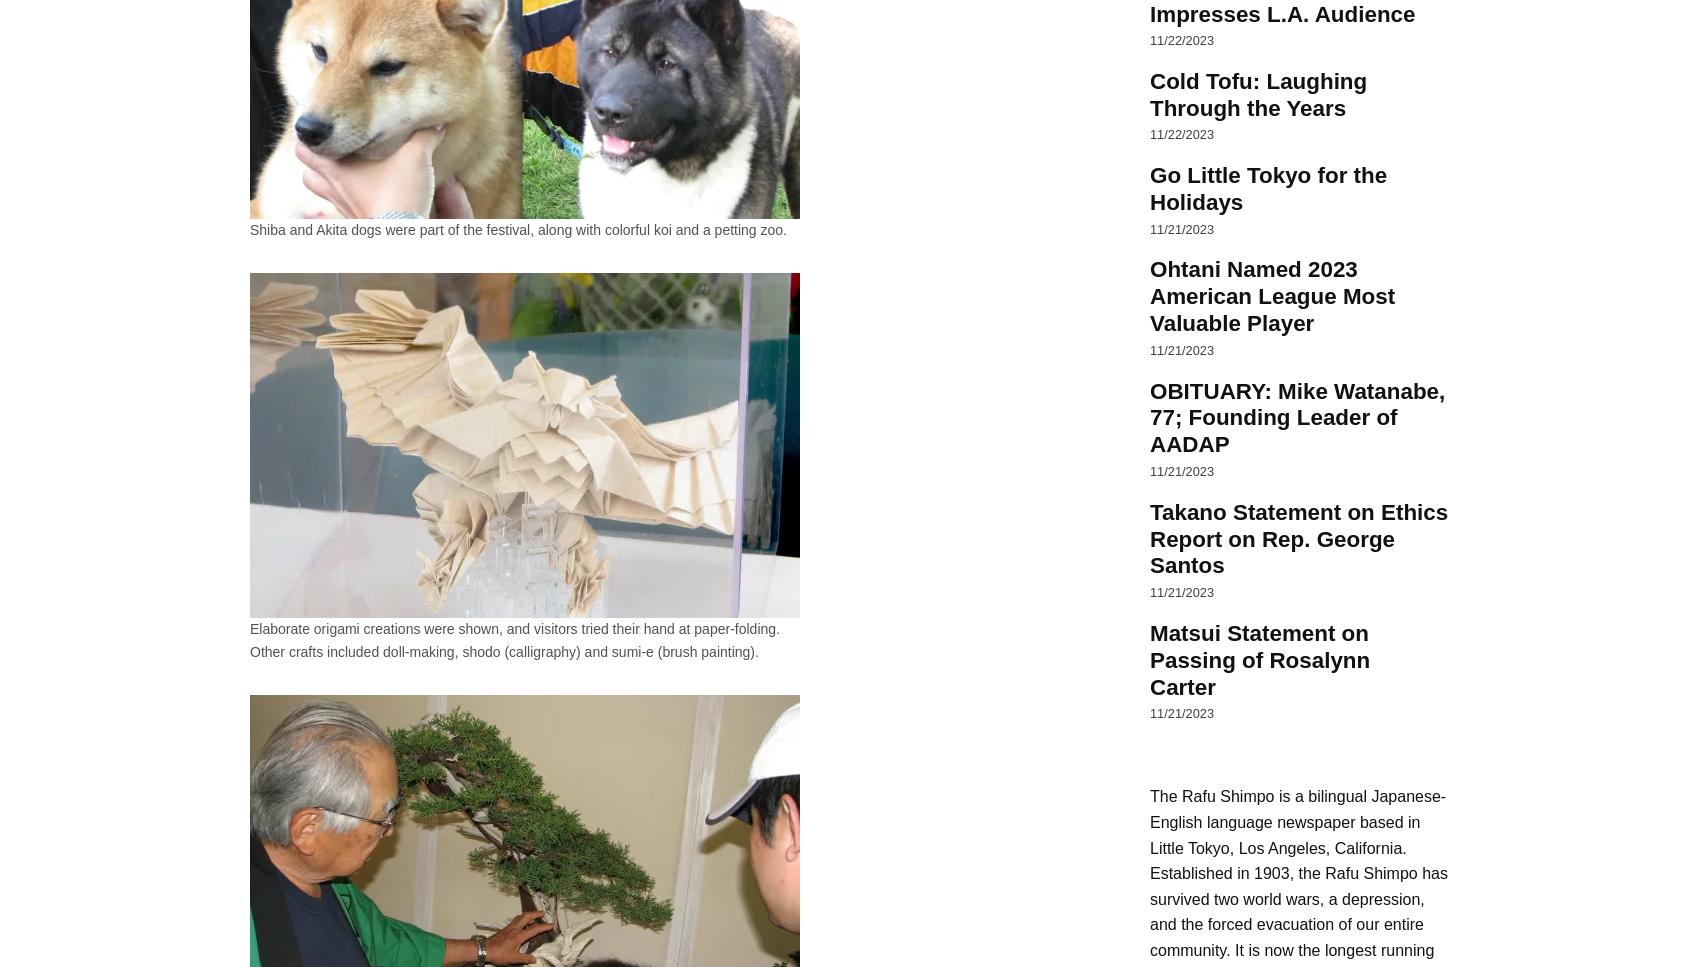 The height and width of the screenshot is (967, 1700). What do you see at coordinates (1271, 295) in the screenshot?
I see `'Ohtani Named 2023 American League Most Valuable Player'` at bounding box center [1271, 295].